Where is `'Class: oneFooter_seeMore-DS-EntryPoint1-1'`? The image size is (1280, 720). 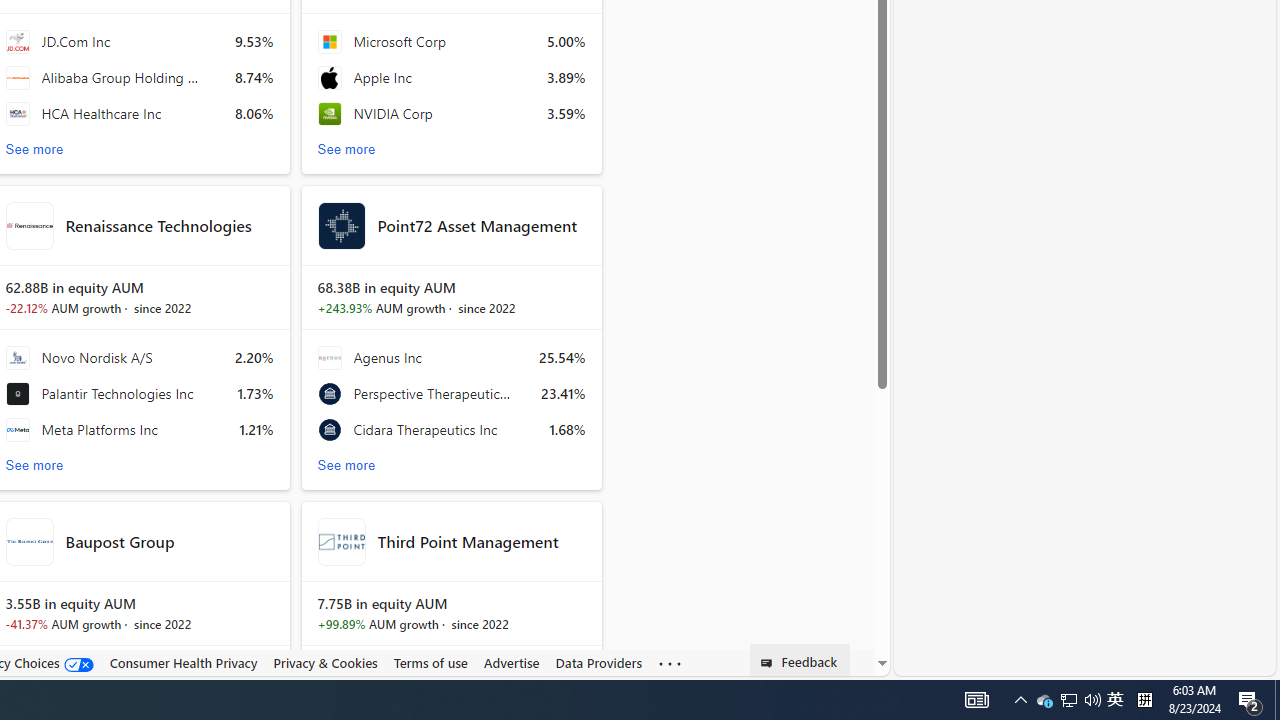 'Class: oneFooter_seeMore-DS-EntryPoint1-1' is located at coordinates (670, 663).